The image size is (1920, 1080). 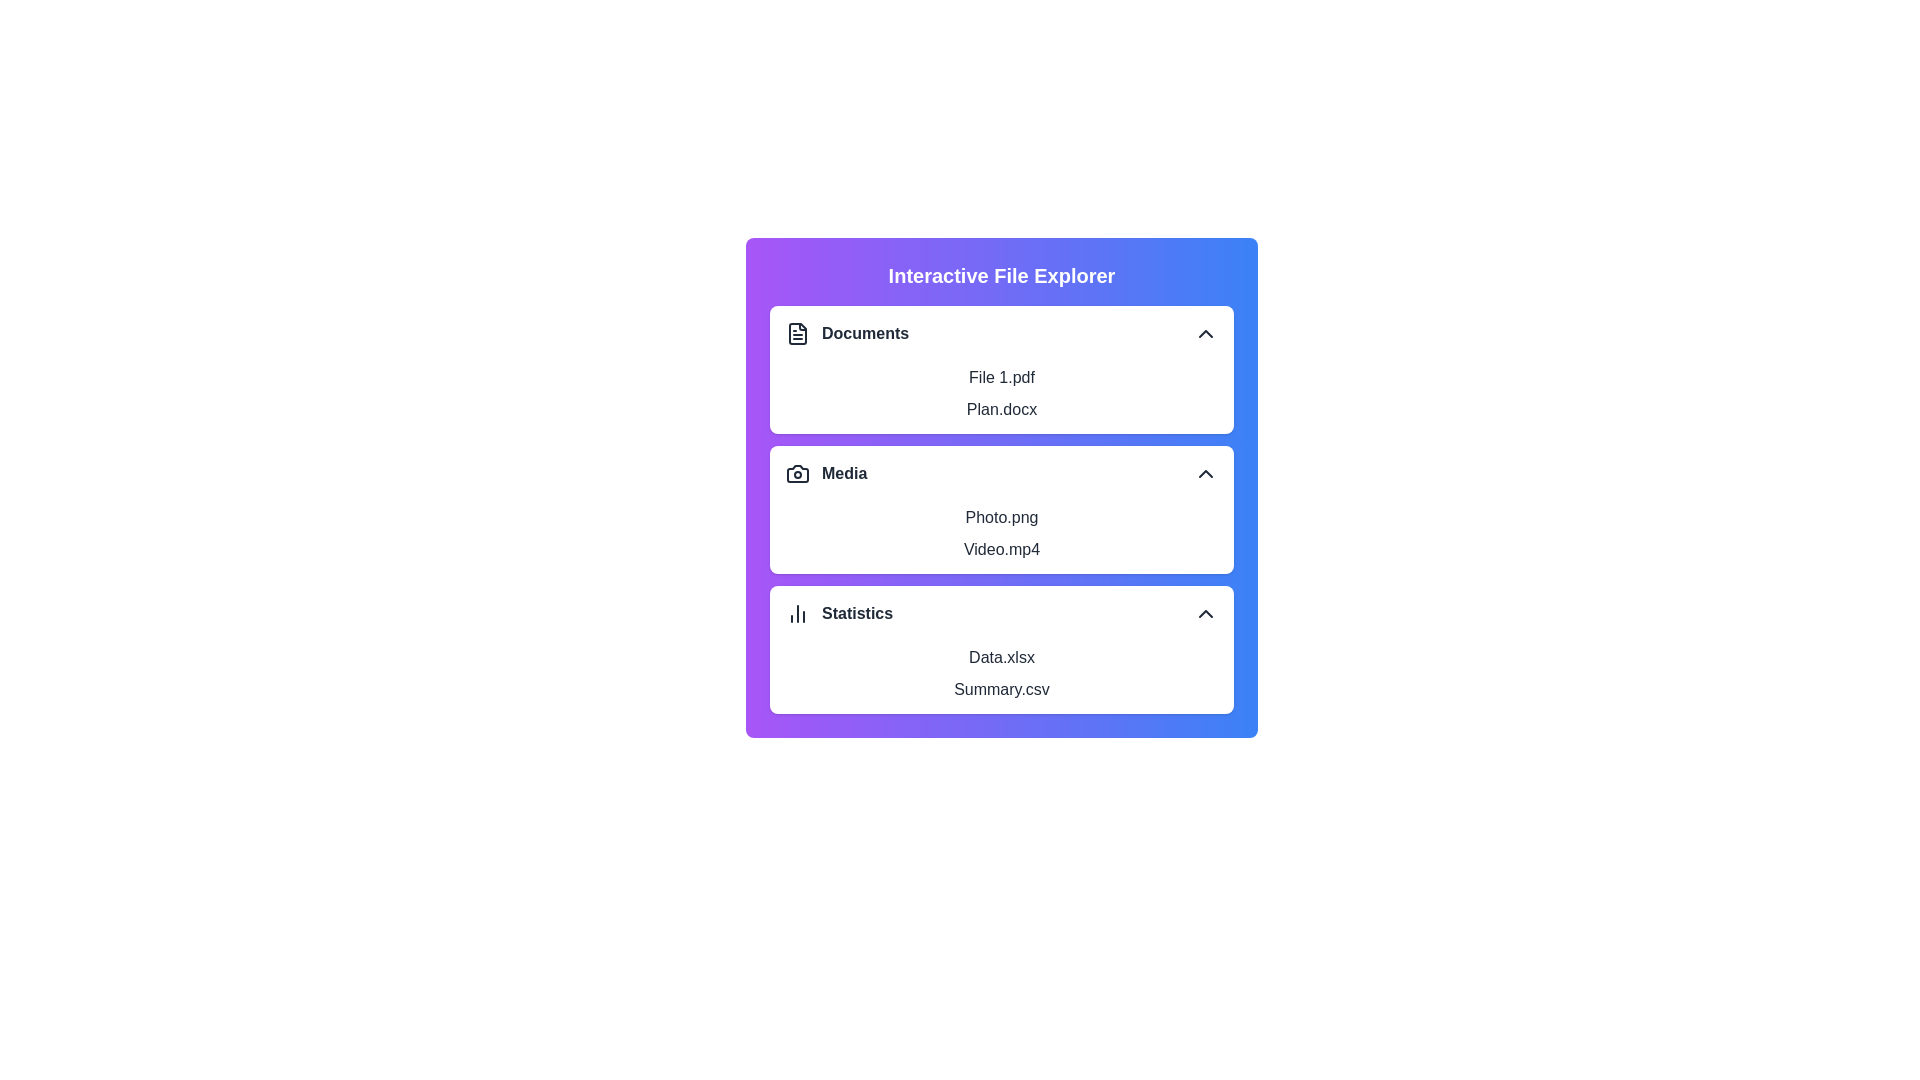 I want to click on the item Plan.docx from the section Documents, so click(x=1002, y=408).